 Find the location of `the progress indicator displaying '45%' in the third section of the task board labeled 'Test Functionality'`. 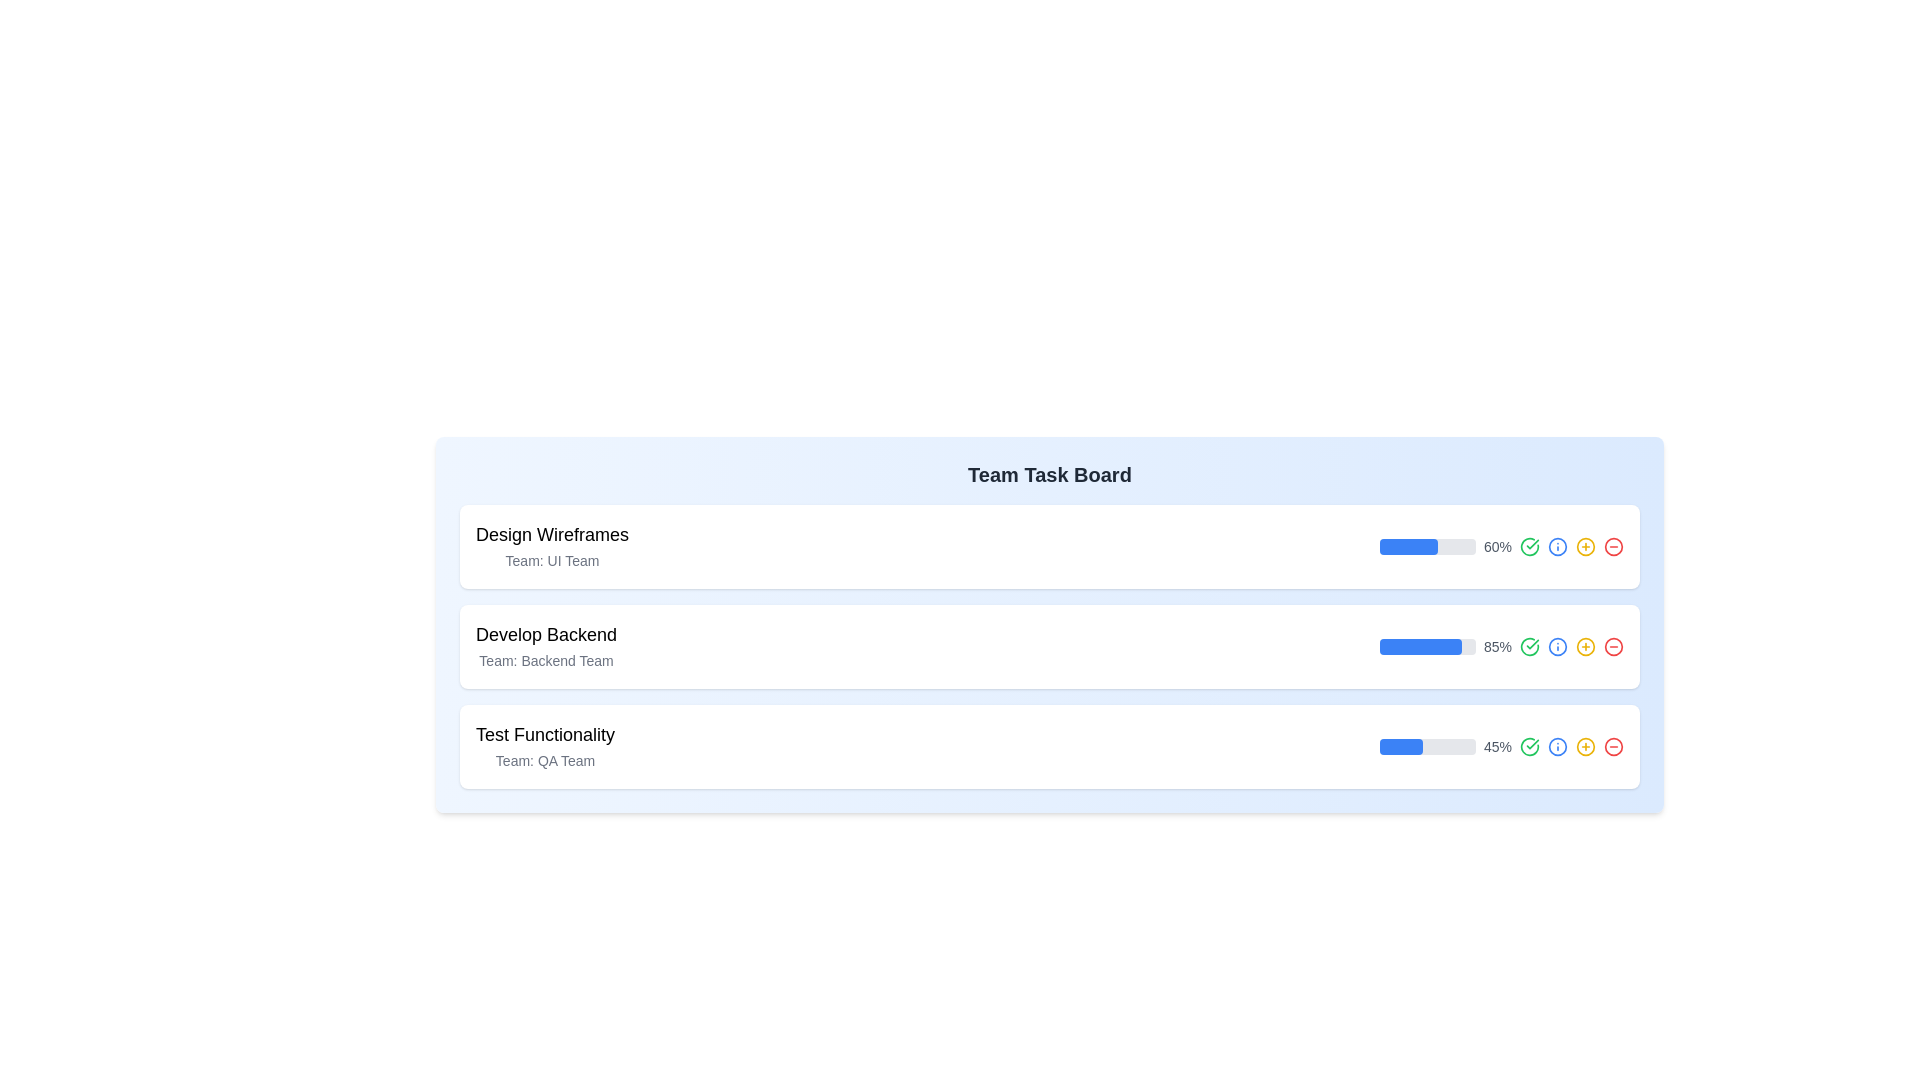

the progress indicator displaying '45%' in the third section of the task board labeled 'Test Functionality' is located at coordinates (1502, 747).